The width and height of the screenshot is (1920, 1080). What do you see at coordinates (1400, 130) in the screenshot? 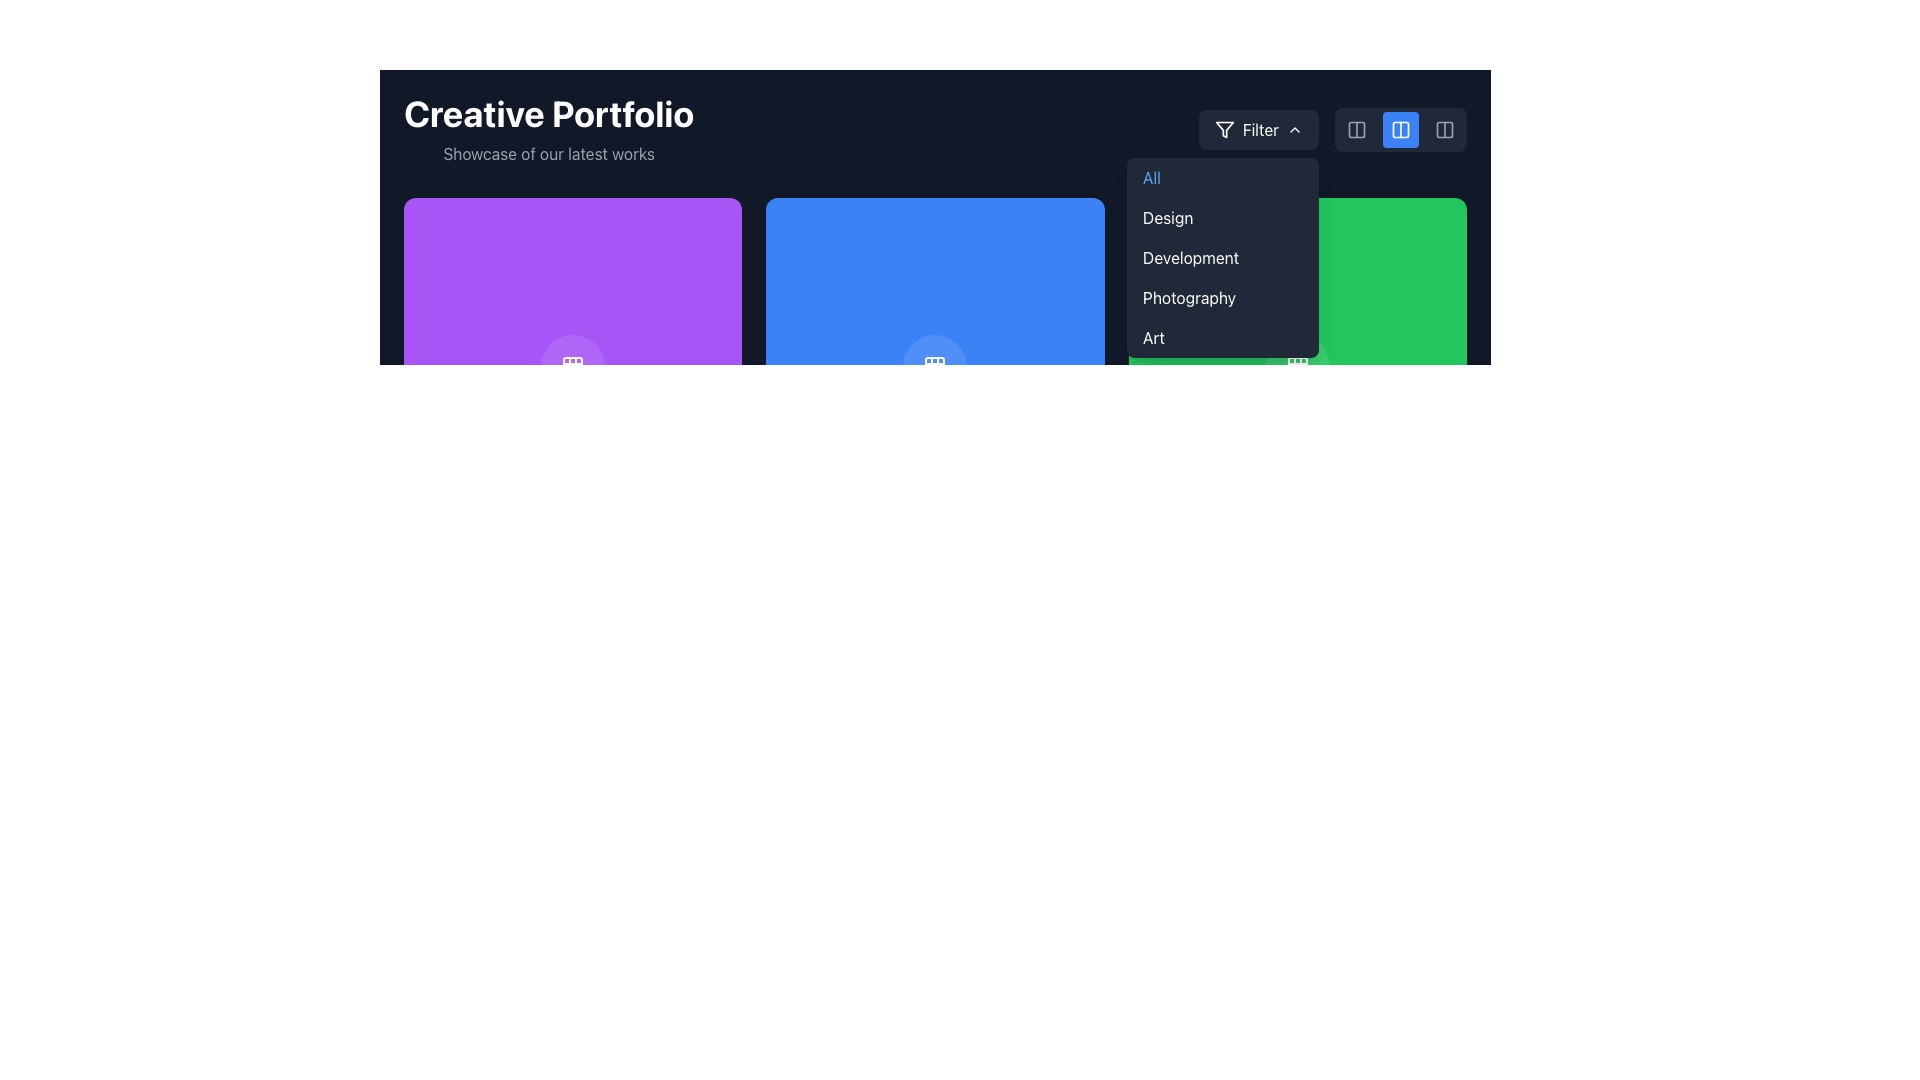
I see `the Interactive Button located in the top-right section of the interface` at bounding box center [1400, 130].